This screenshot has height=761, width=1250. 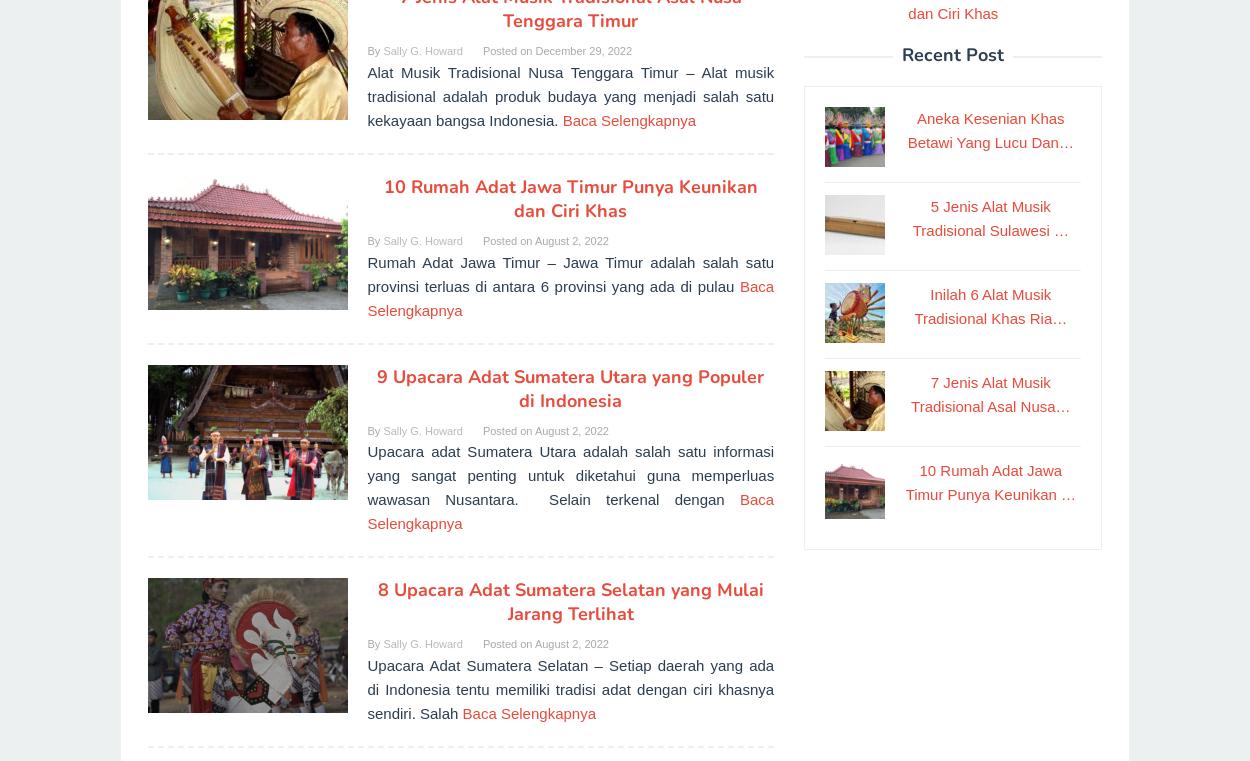 What do you see at coordinates (569, 688) in the screenshot?
I see `'Upacara Adat Sumatera Selatan – Setiap daerah yang ada di Indonesia tentu memiliki tradisi adat dengan ciri khasnya sendiri. Salah'` at bounding box center [569, 688].